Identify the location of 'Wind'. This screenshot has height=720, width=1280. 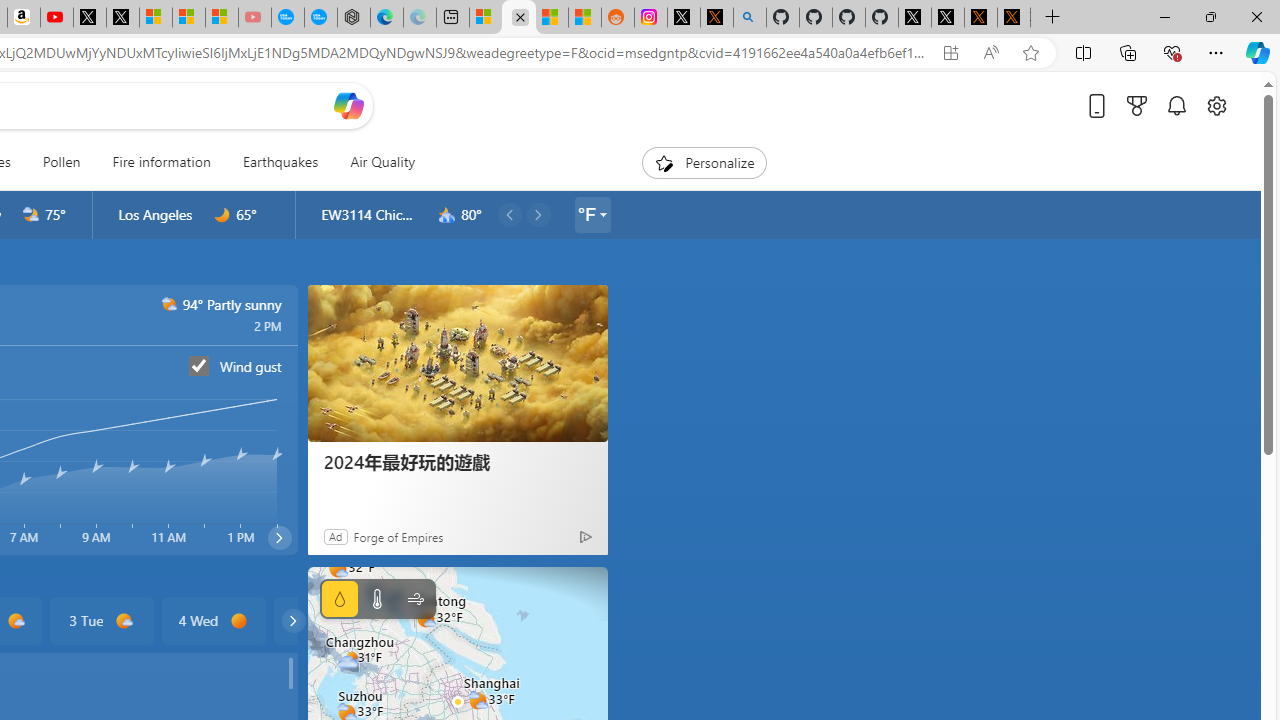
(414, 598).